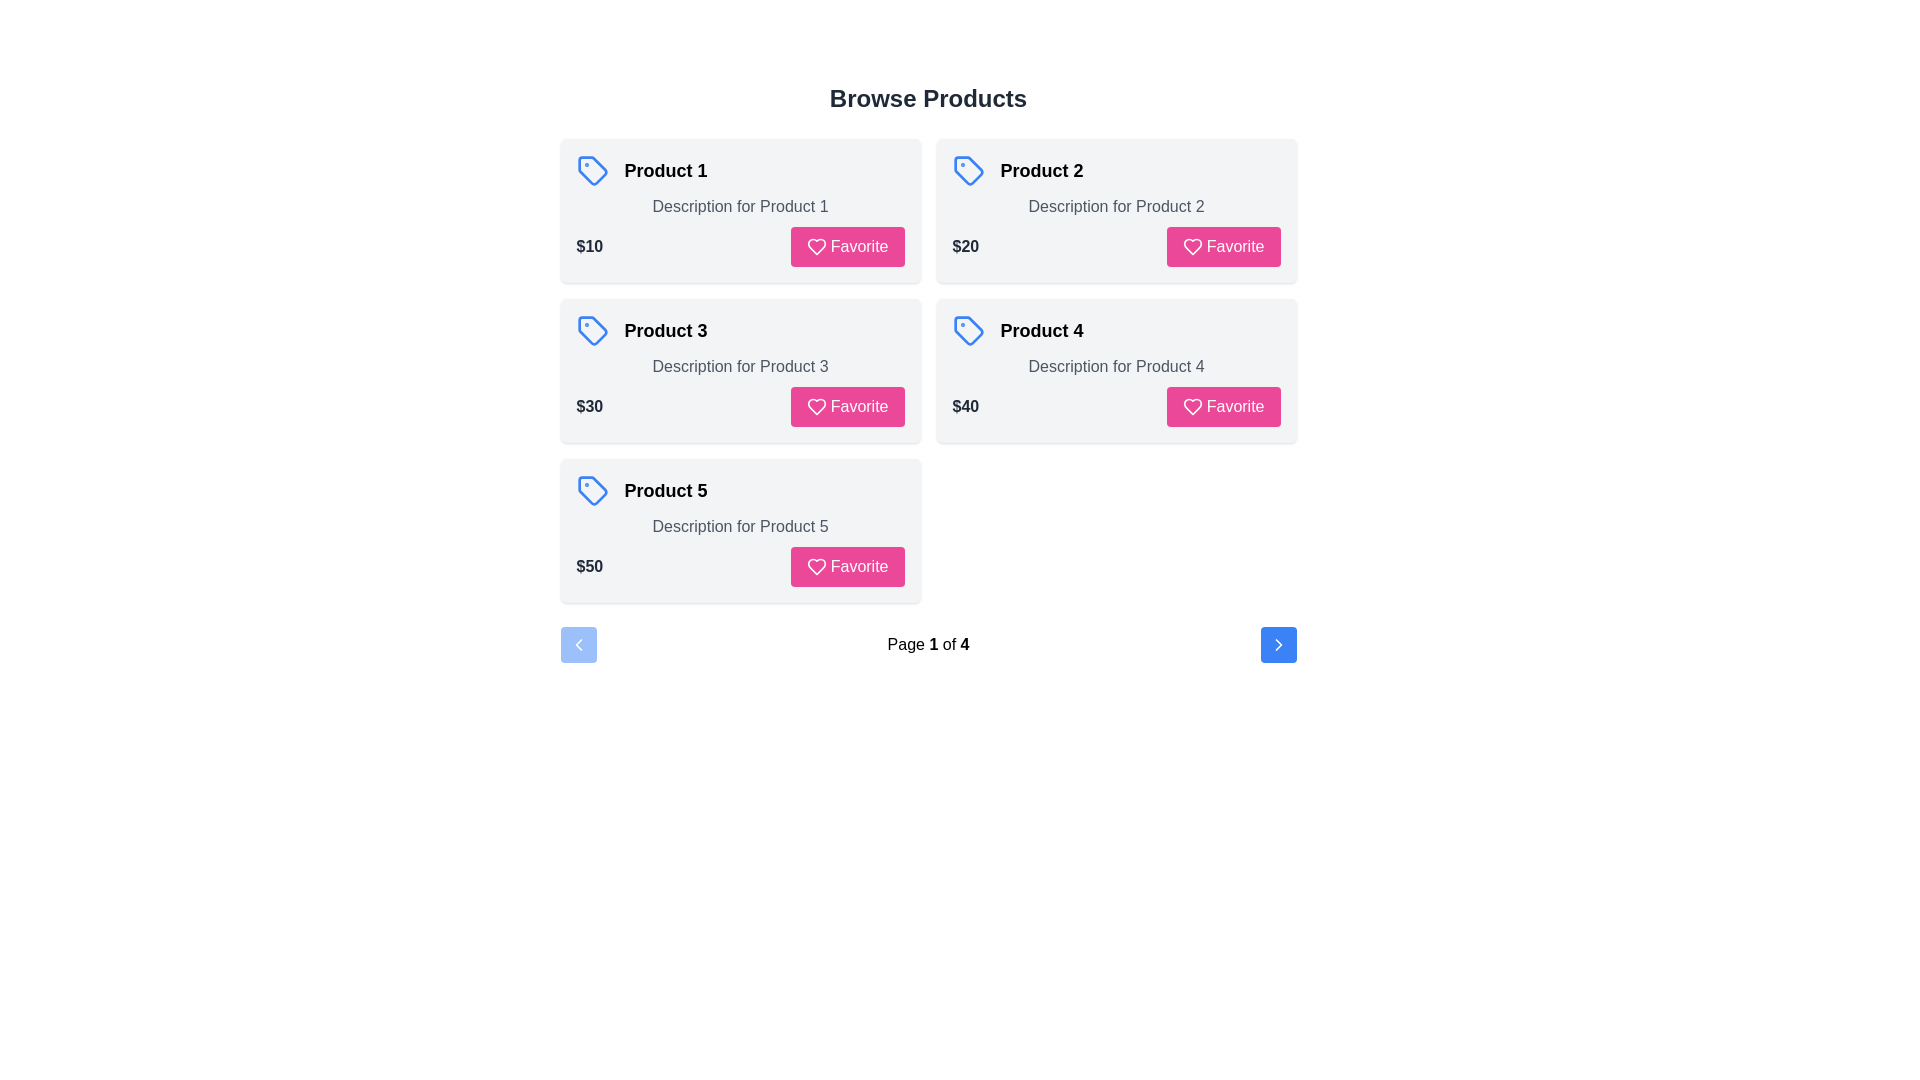 This screenshot has height=1080, width=1920. What do you see at coordinates (1115, 330) in the screenshot?
I see `the text display of the header labeled 'Product 4', which is located at the top-central part of the panel` at bounding box center [1115, 330].